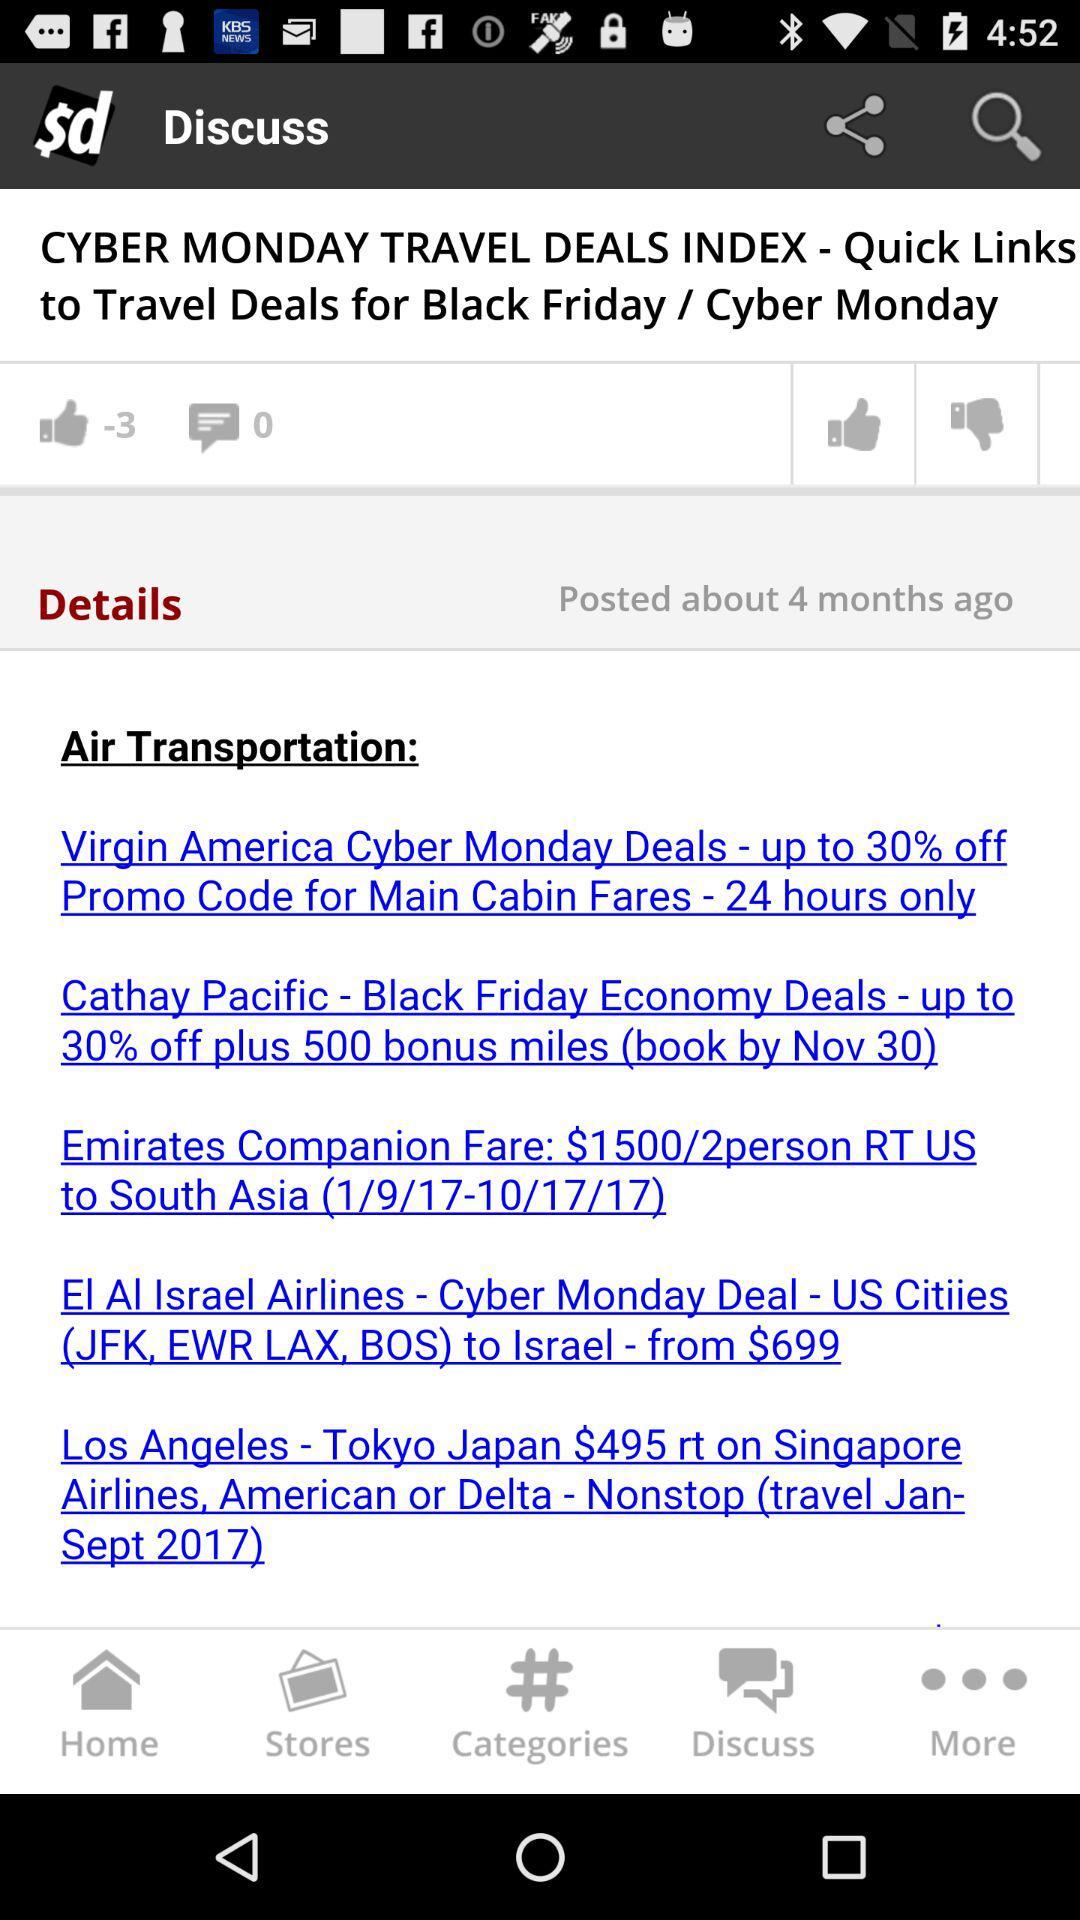 The image size is (1080, 1920). Describe the element at coordinates (756, 1836) in the screenshot. I see `the chat icon` at that location.